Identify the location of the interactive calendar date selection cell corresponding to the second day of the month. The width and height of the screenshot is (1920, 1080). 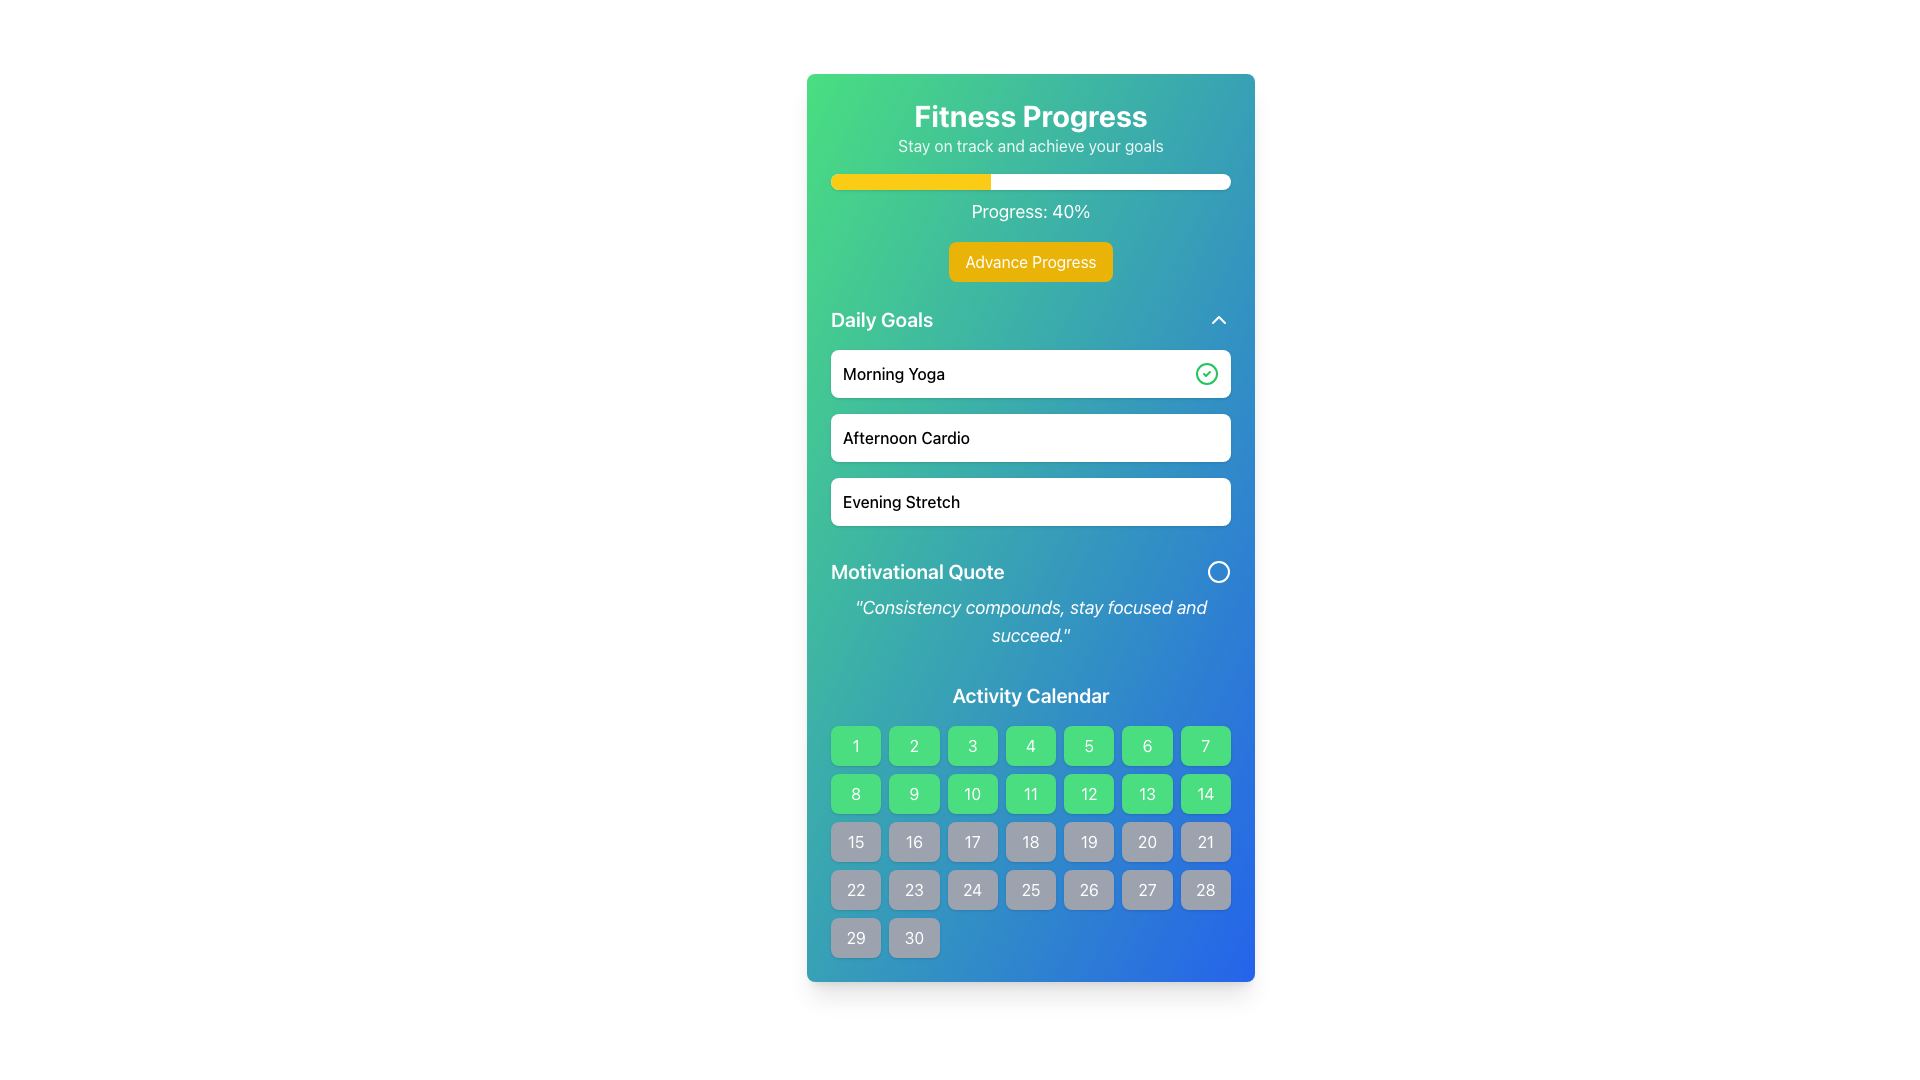
(913, 745).